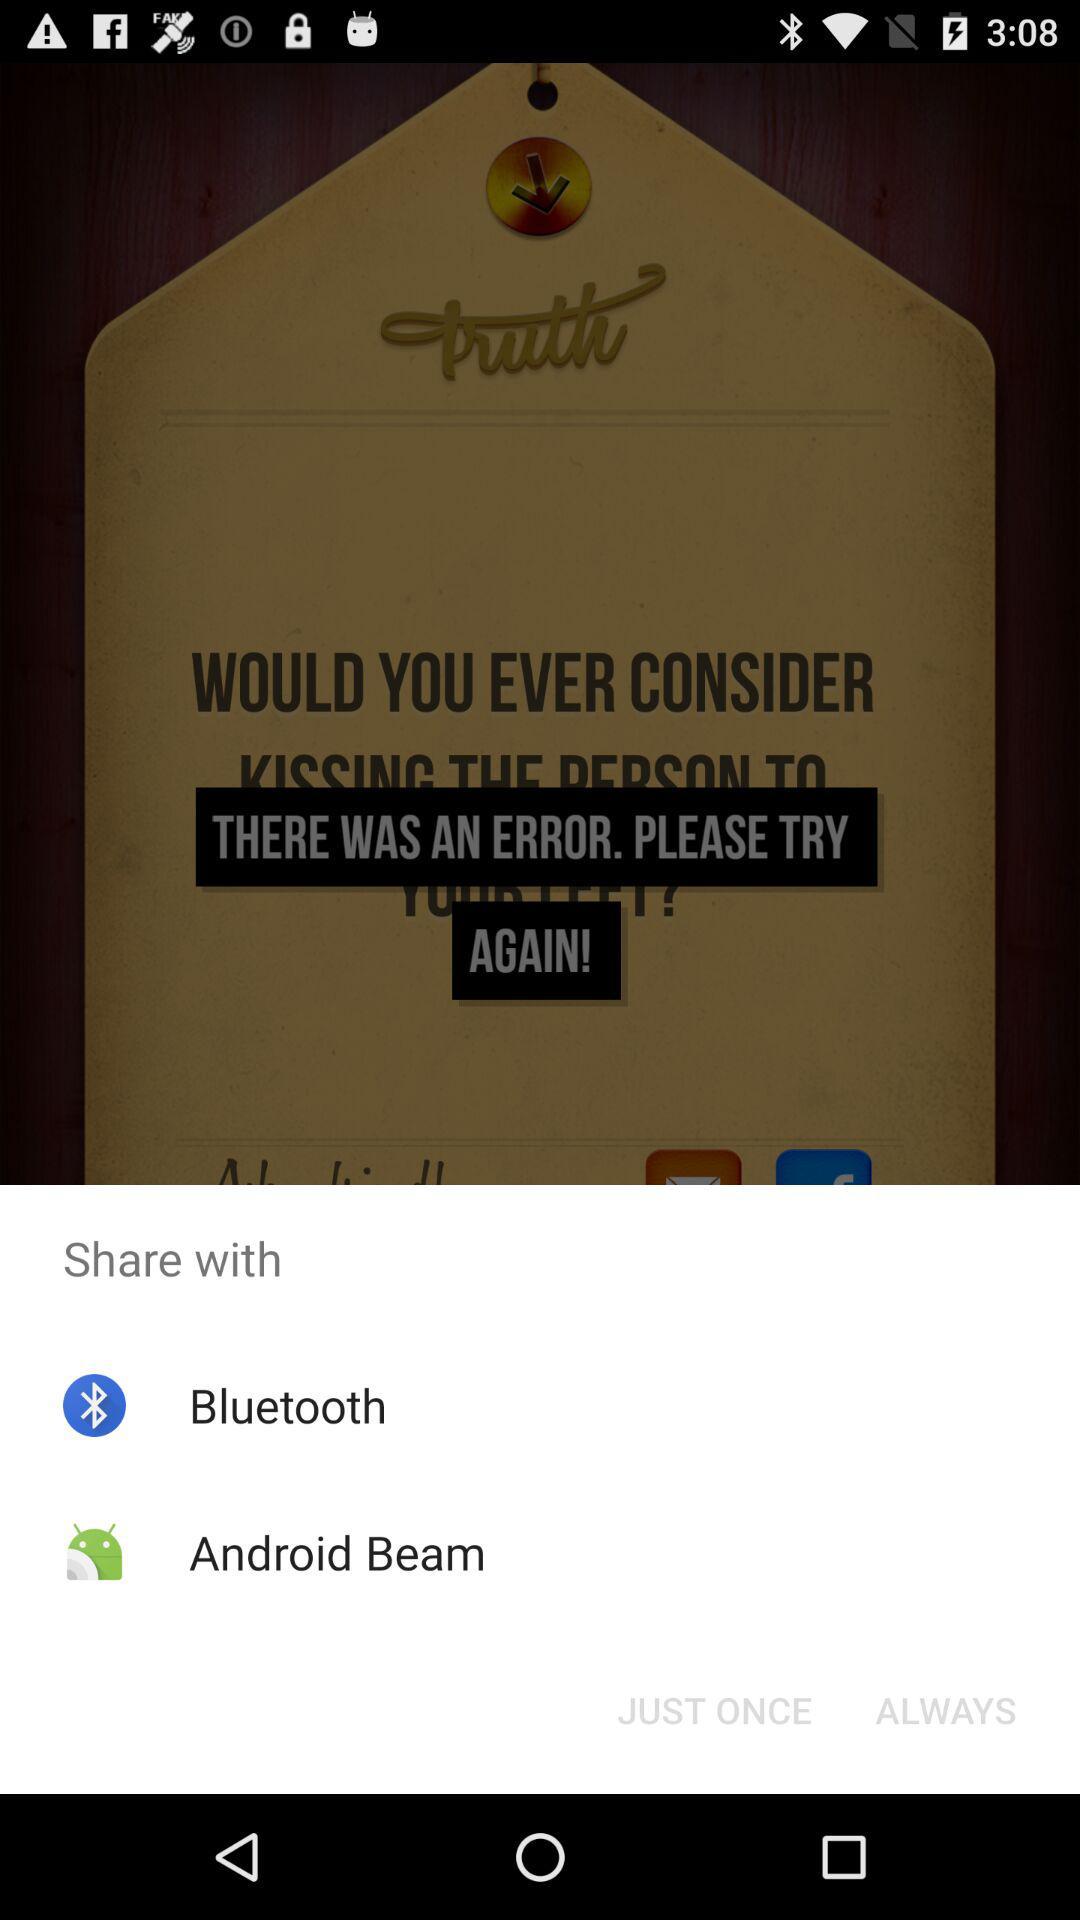 The image size is (1080, 1920). I want to click on the just once icon, so click(713, 1708).